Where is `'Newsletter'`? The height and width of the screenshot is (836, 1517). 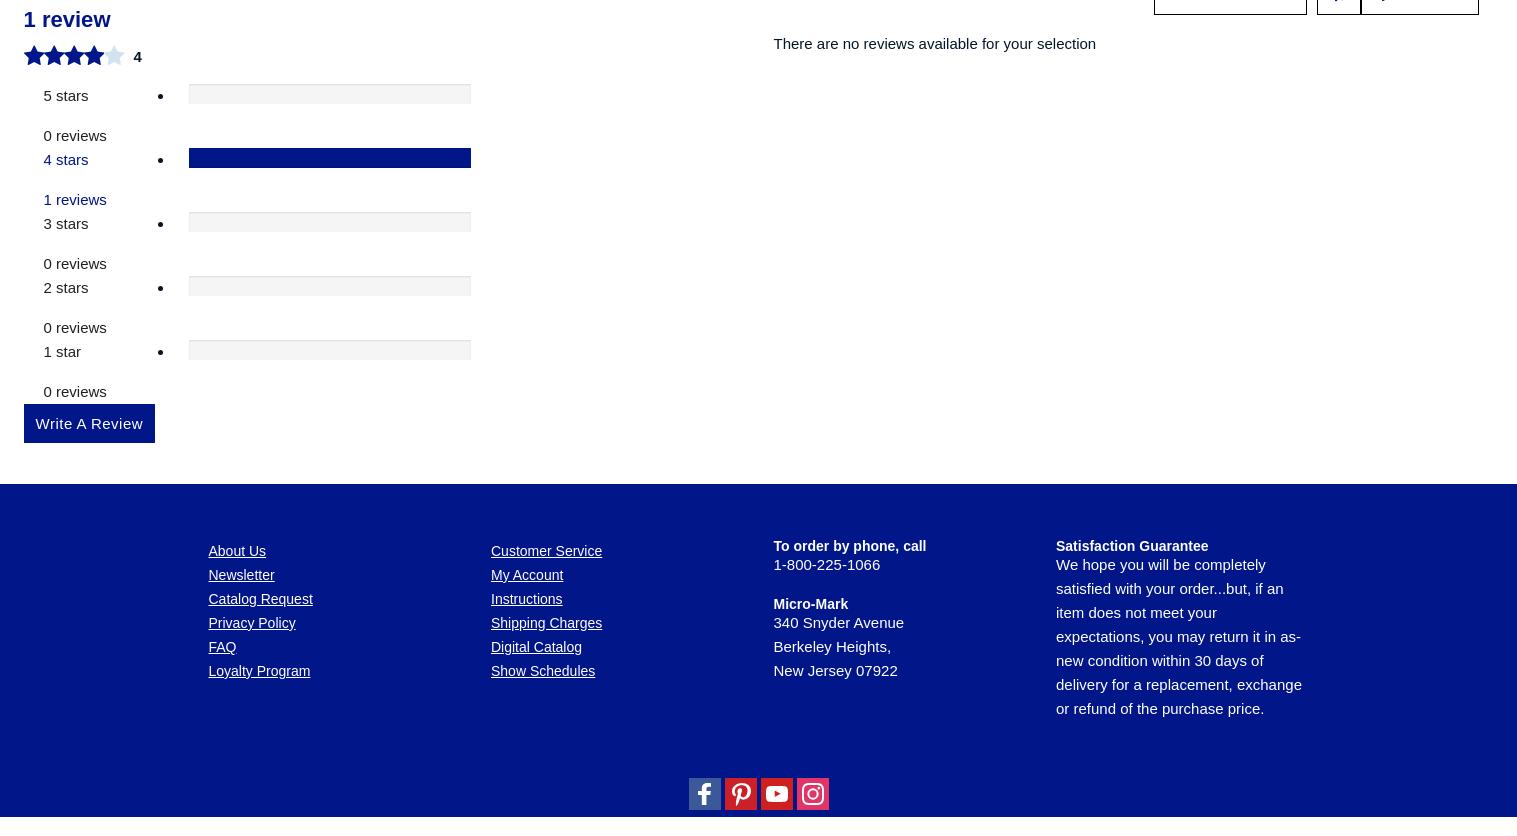
'Newsletter' is located at coordinates (241, 232).